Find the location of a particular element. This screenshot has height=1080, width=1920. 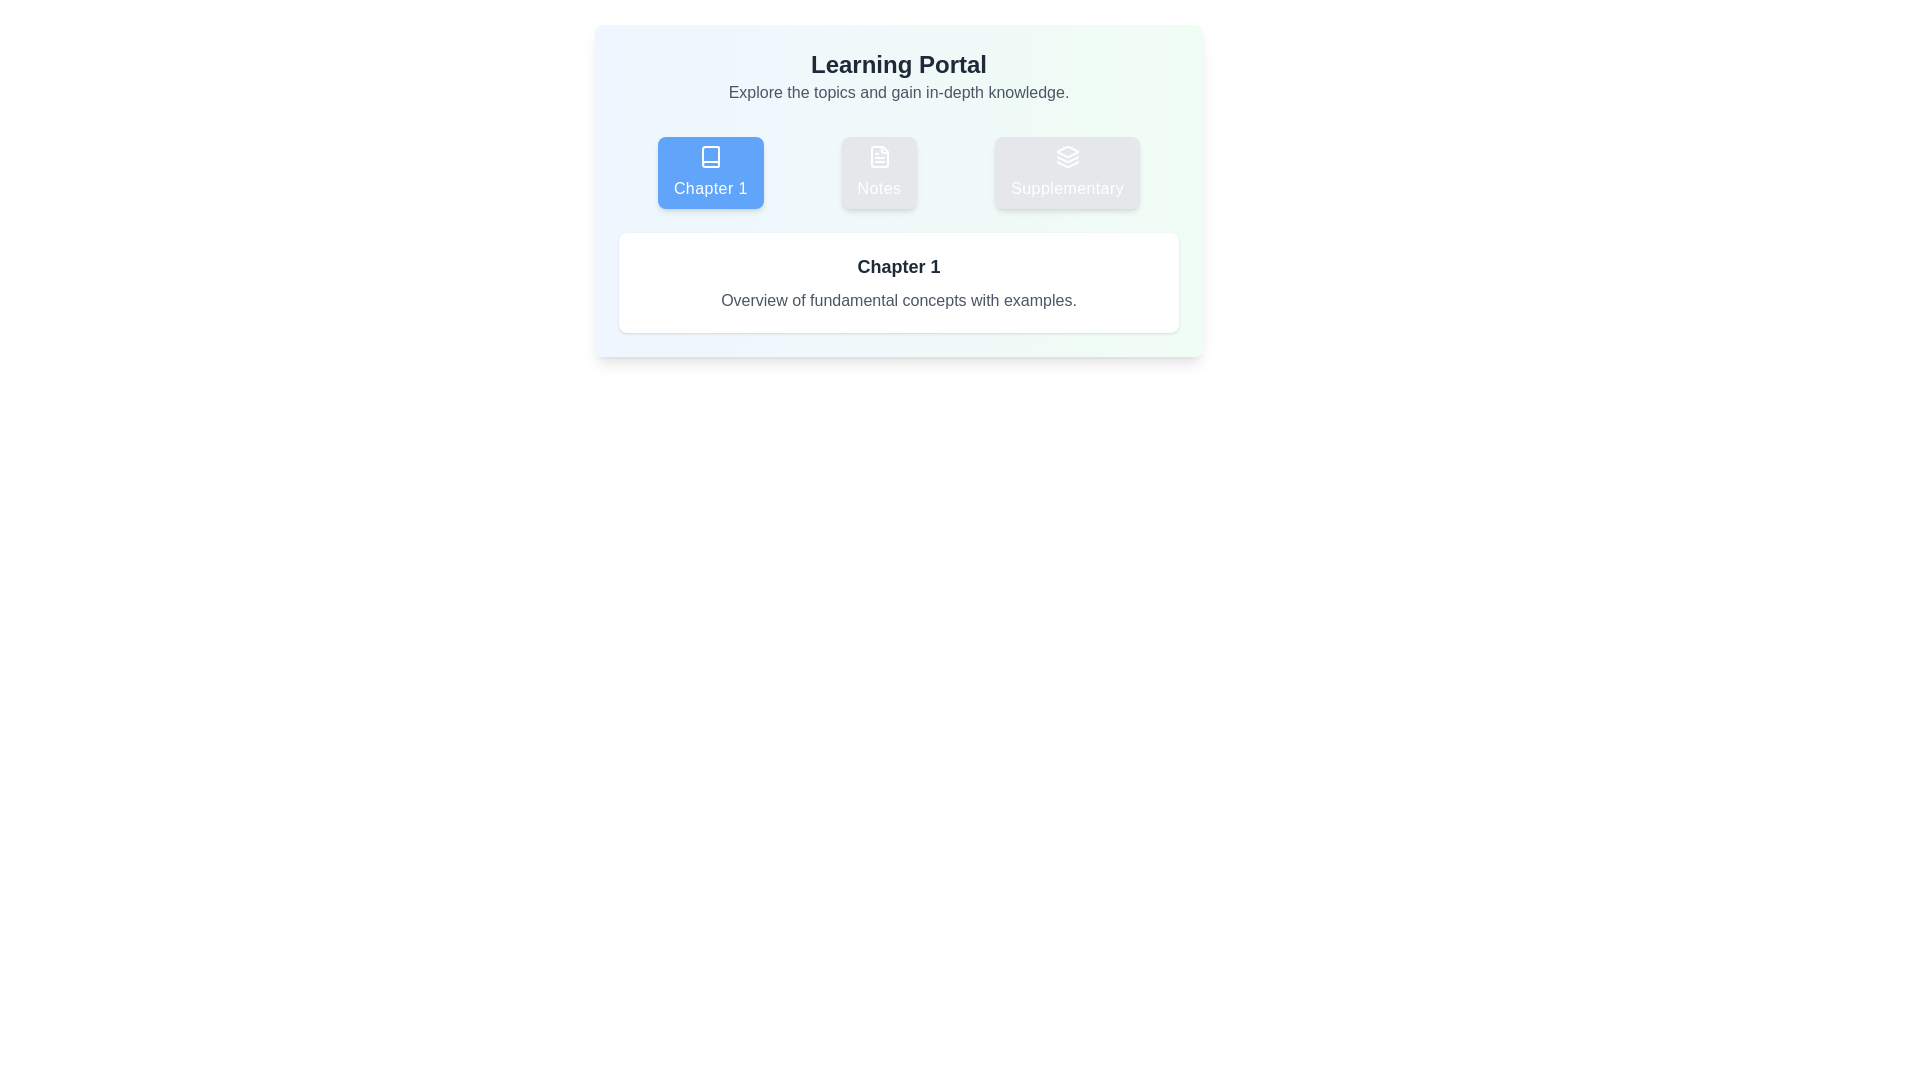

the 'Notes' button located in the toolbar is located at coordinates (879, 172).